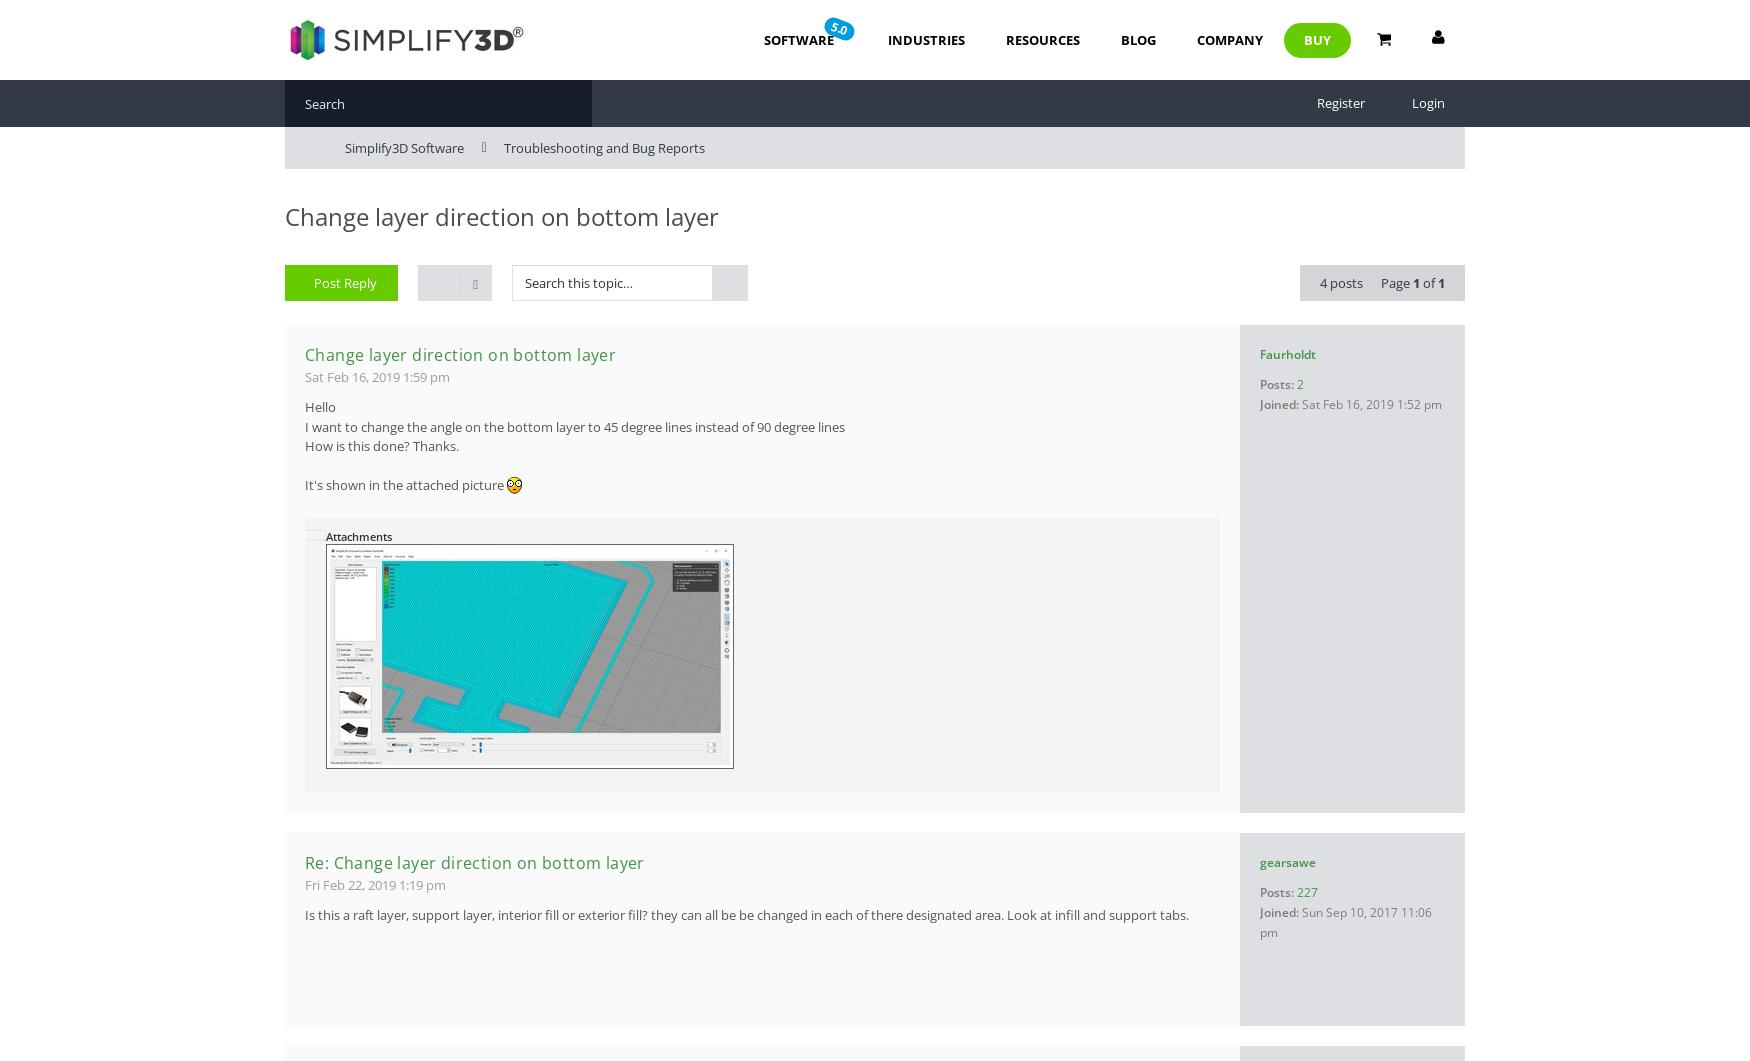 The height and width of the screenshot is (1061, 1750). Describe the element at coordinates (304, 406) in the screenshot. I see `'Hello'` at that location.